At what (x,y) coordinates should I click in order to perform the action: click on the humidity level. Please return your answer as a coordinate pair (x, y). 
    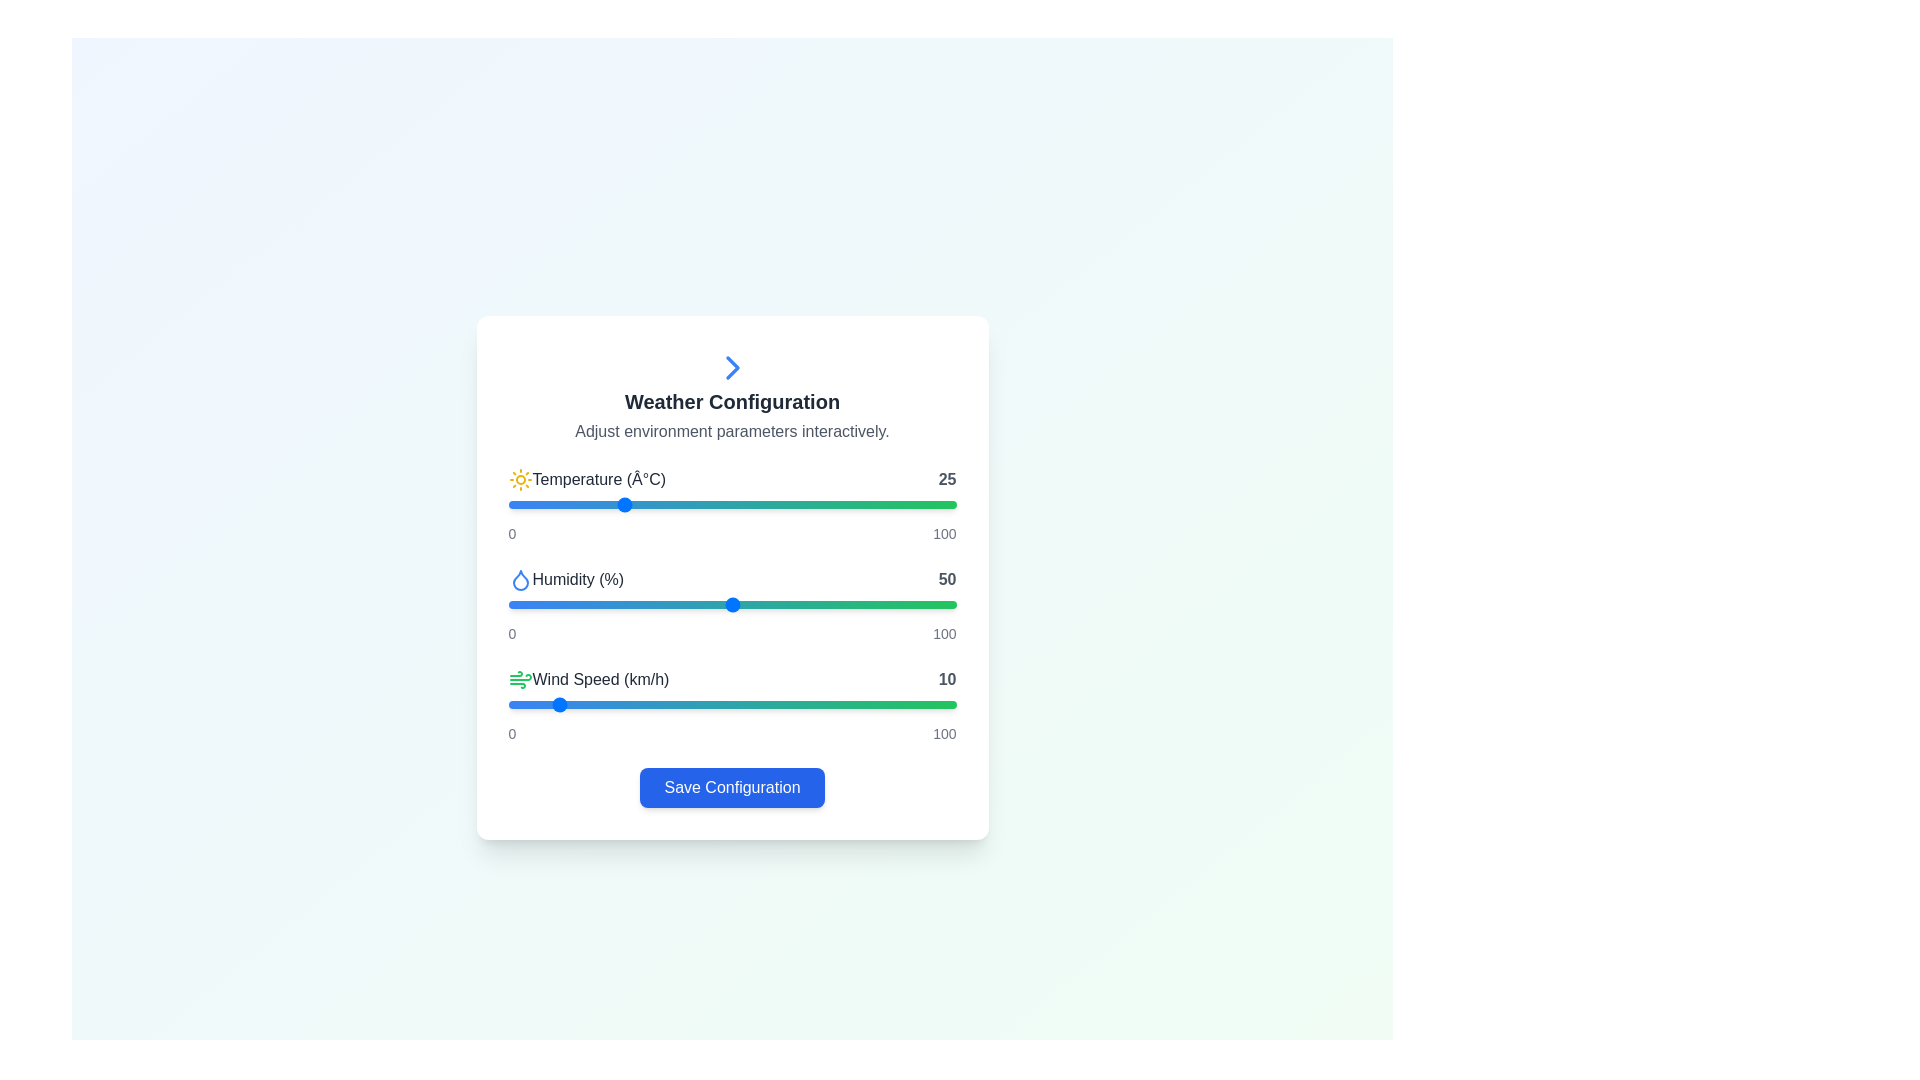
    Looking at the image, I should click on (789, 604).